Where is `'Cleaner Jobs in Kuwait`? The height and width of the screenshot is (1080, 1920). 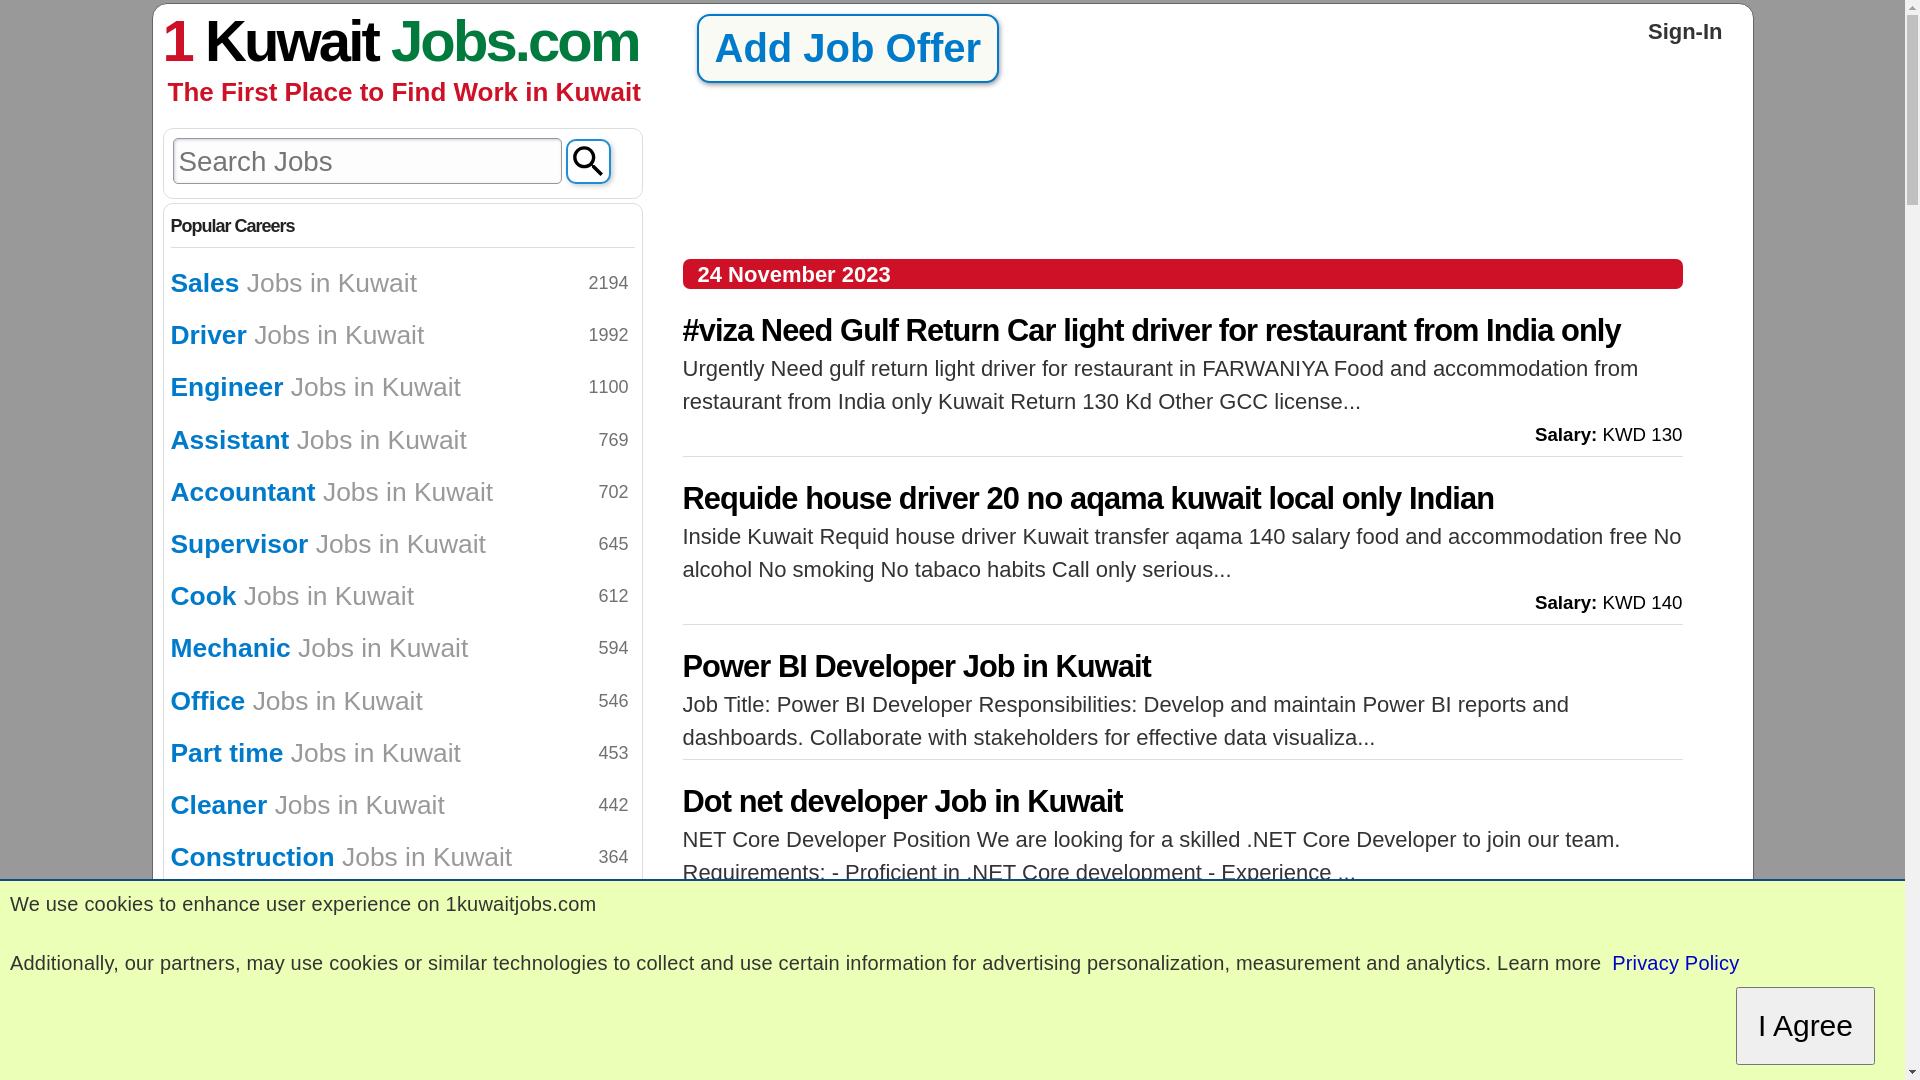
'Cleaner Jobs in Kuwait is located at coordinates (401, 804).